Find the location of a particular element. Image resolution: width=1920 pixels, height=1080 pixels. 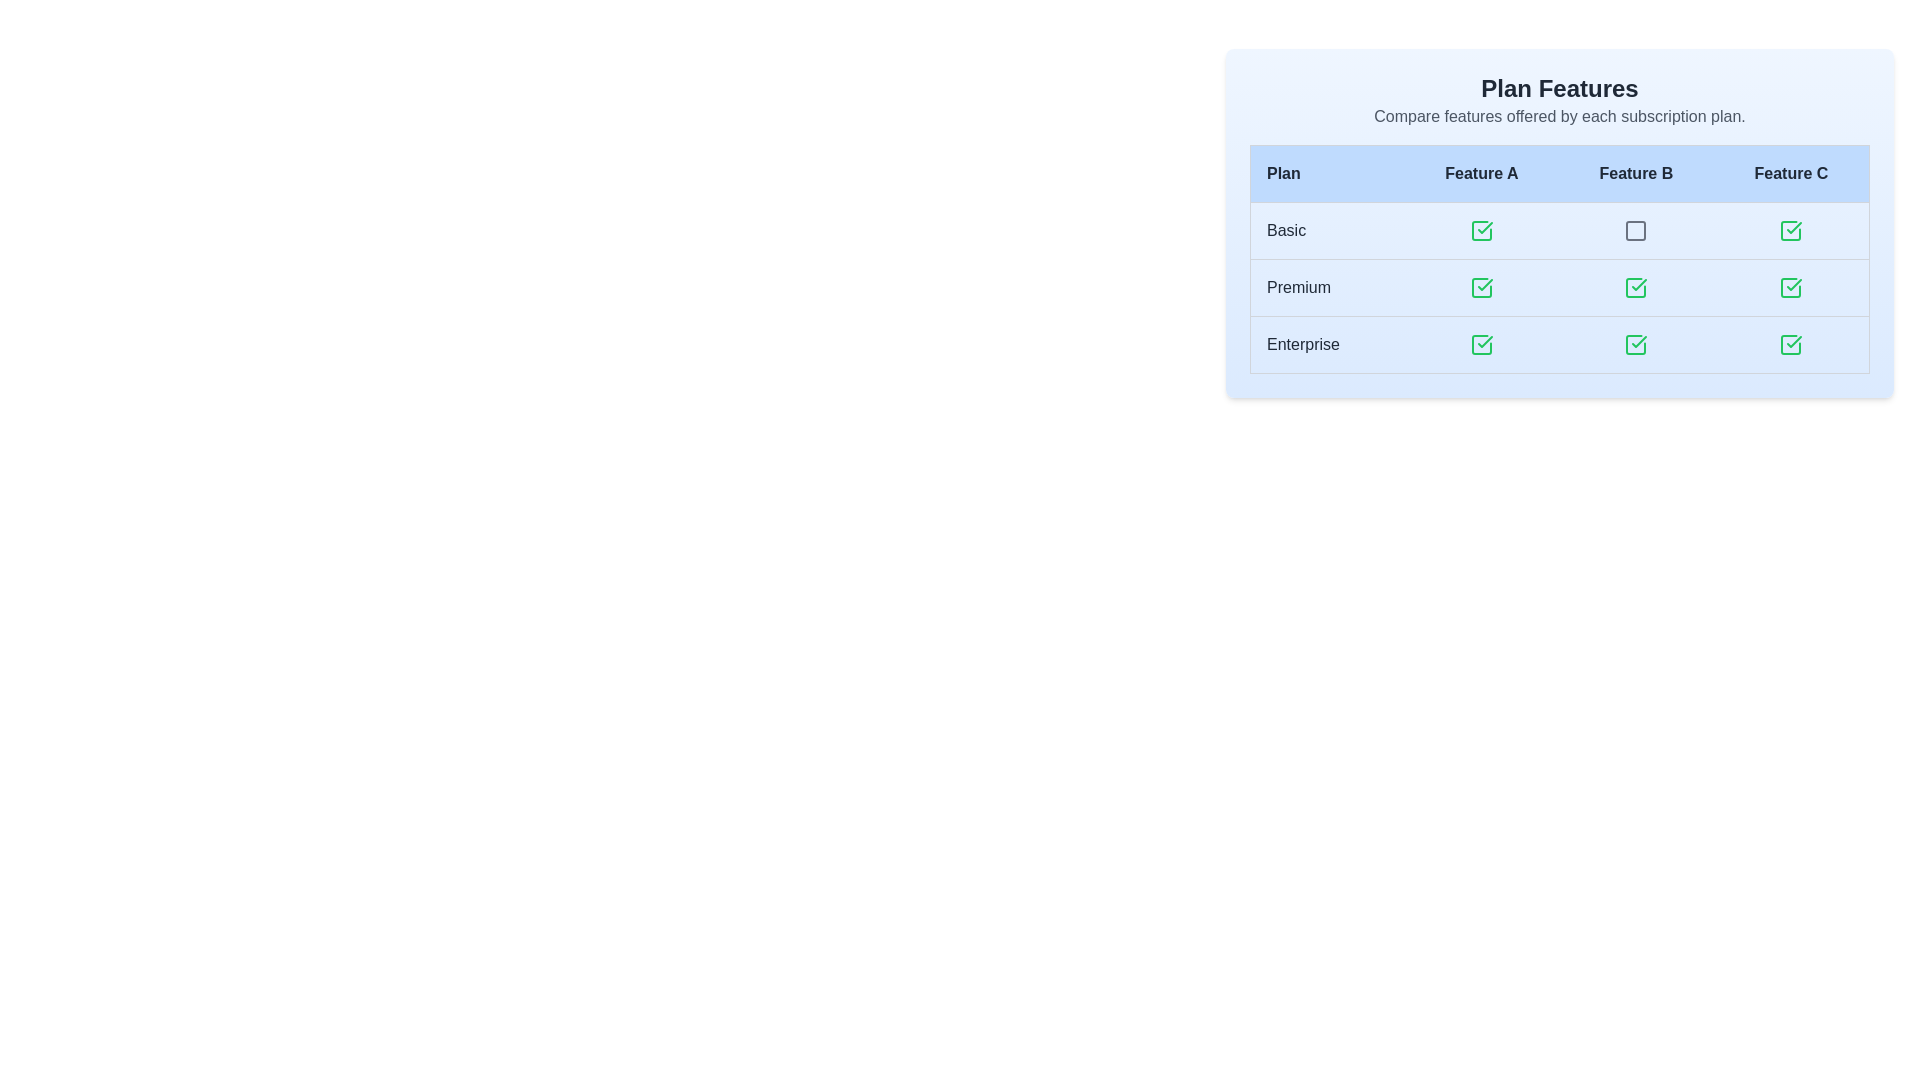

the 'Feature B' icon in the Premium plan row is located at coordinates (1636, 288).